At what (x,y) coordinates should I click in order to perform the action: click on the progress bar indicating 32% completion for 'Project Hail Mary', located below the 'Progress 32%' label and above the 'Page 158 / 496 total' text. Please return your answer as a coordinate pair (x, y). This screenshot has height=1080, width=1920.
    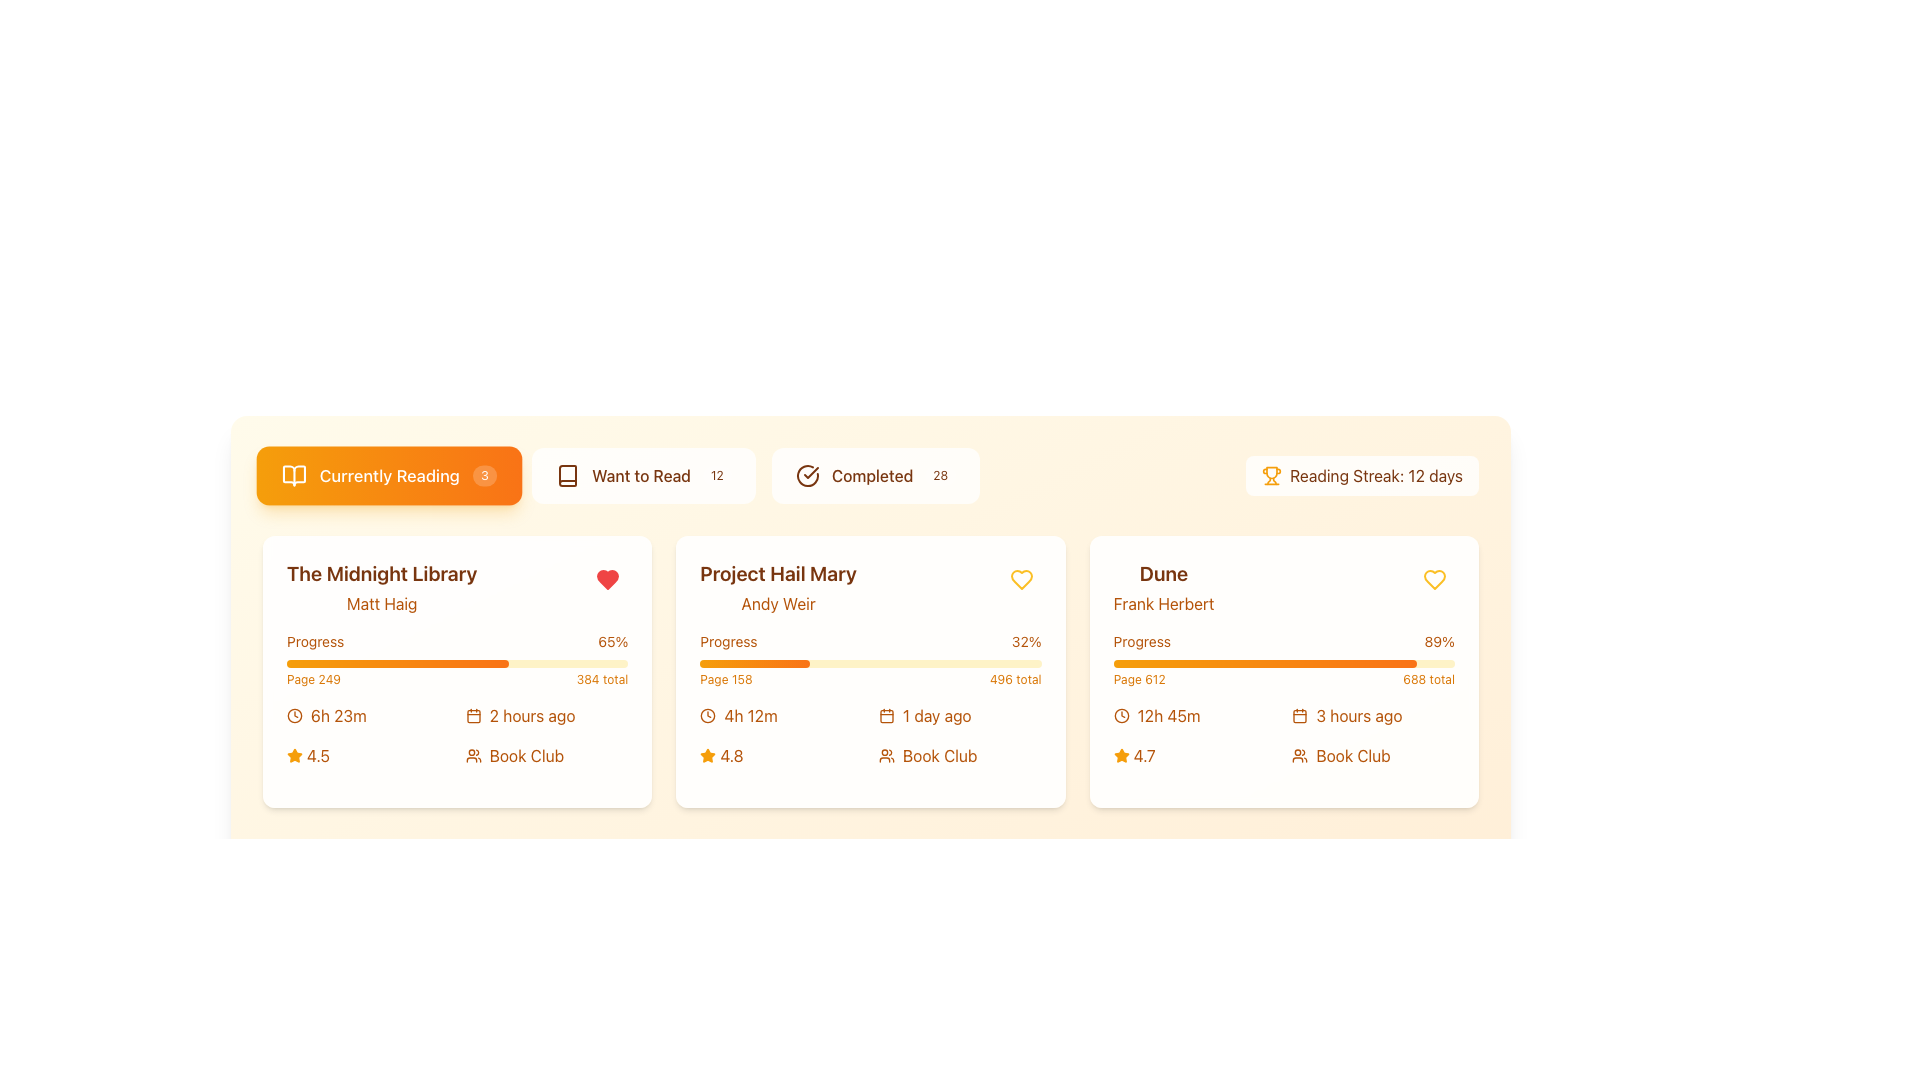
    Looking at the image, I should click on (870, 663).